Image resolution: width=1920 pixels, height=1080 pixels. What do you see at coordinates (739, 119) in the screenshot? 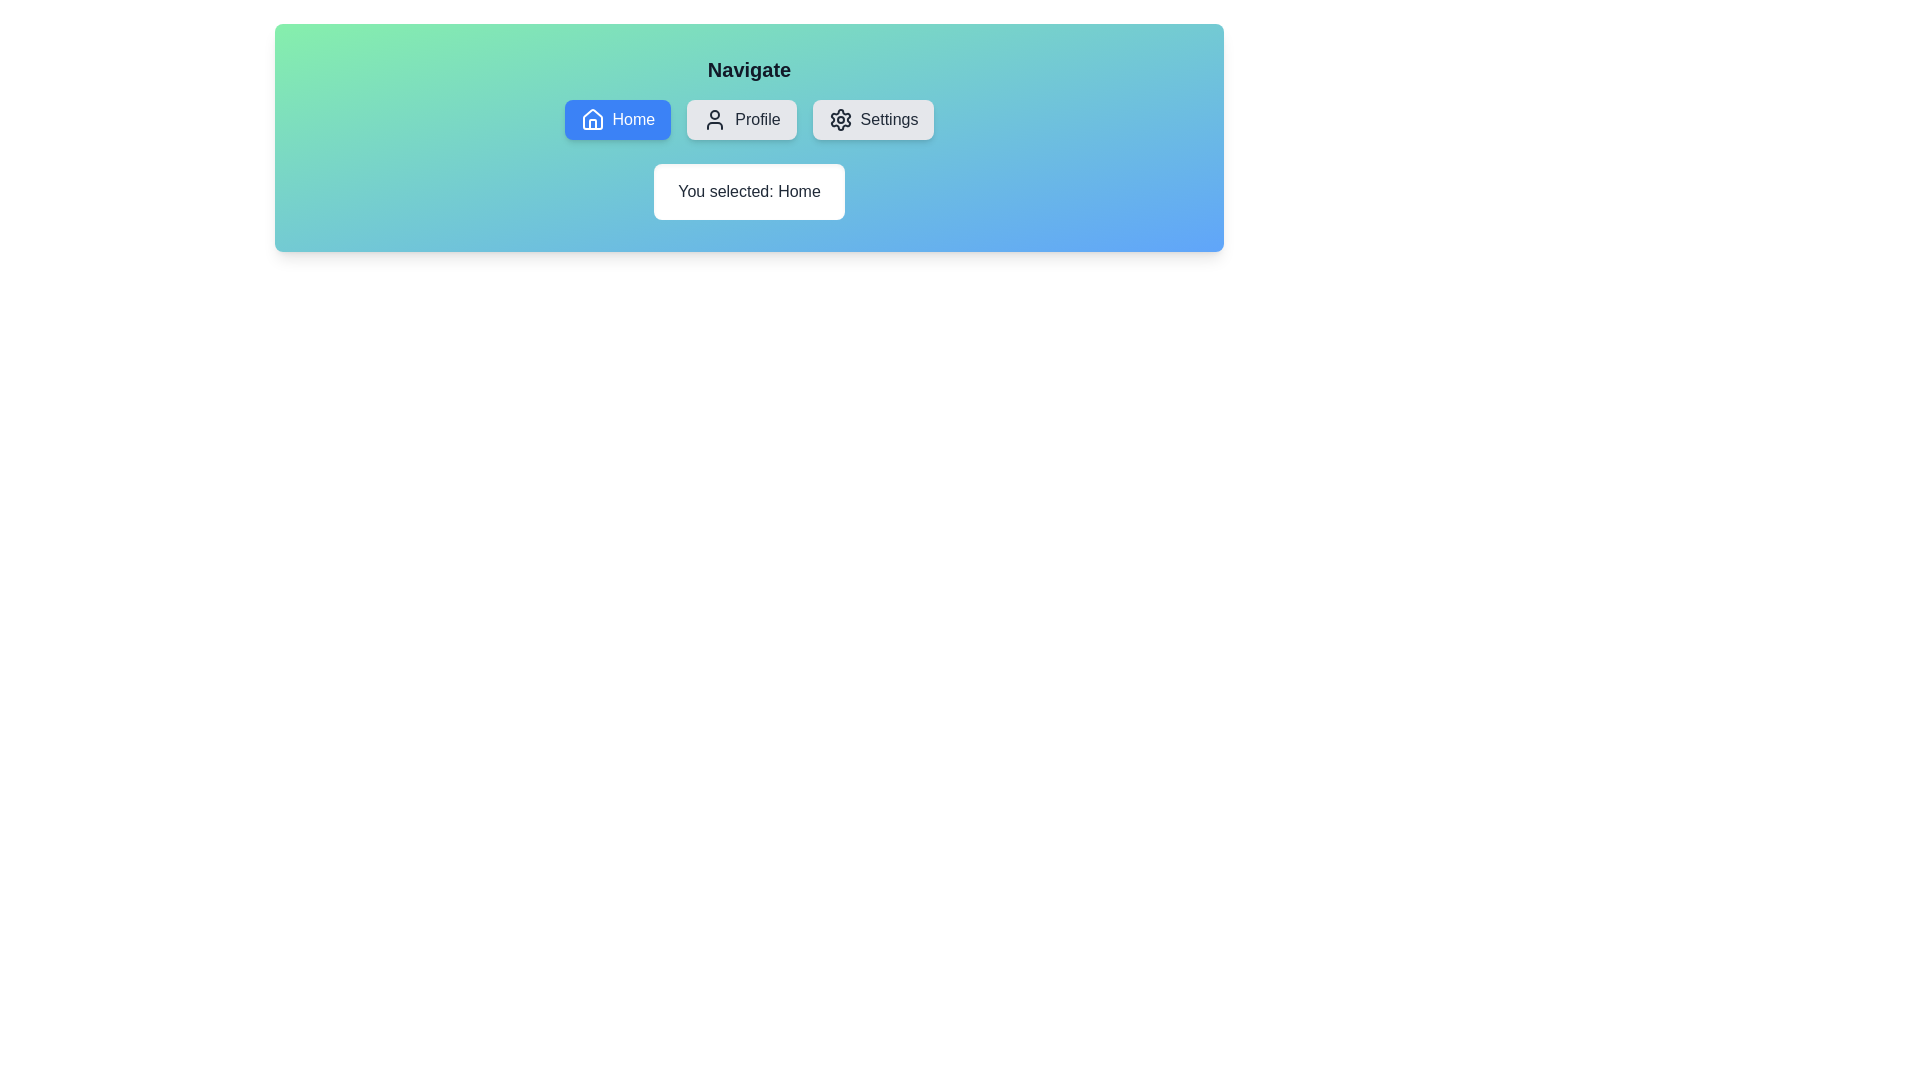
I see `the Profile button to observe its visual feedback` at bounding box center [739, 119].